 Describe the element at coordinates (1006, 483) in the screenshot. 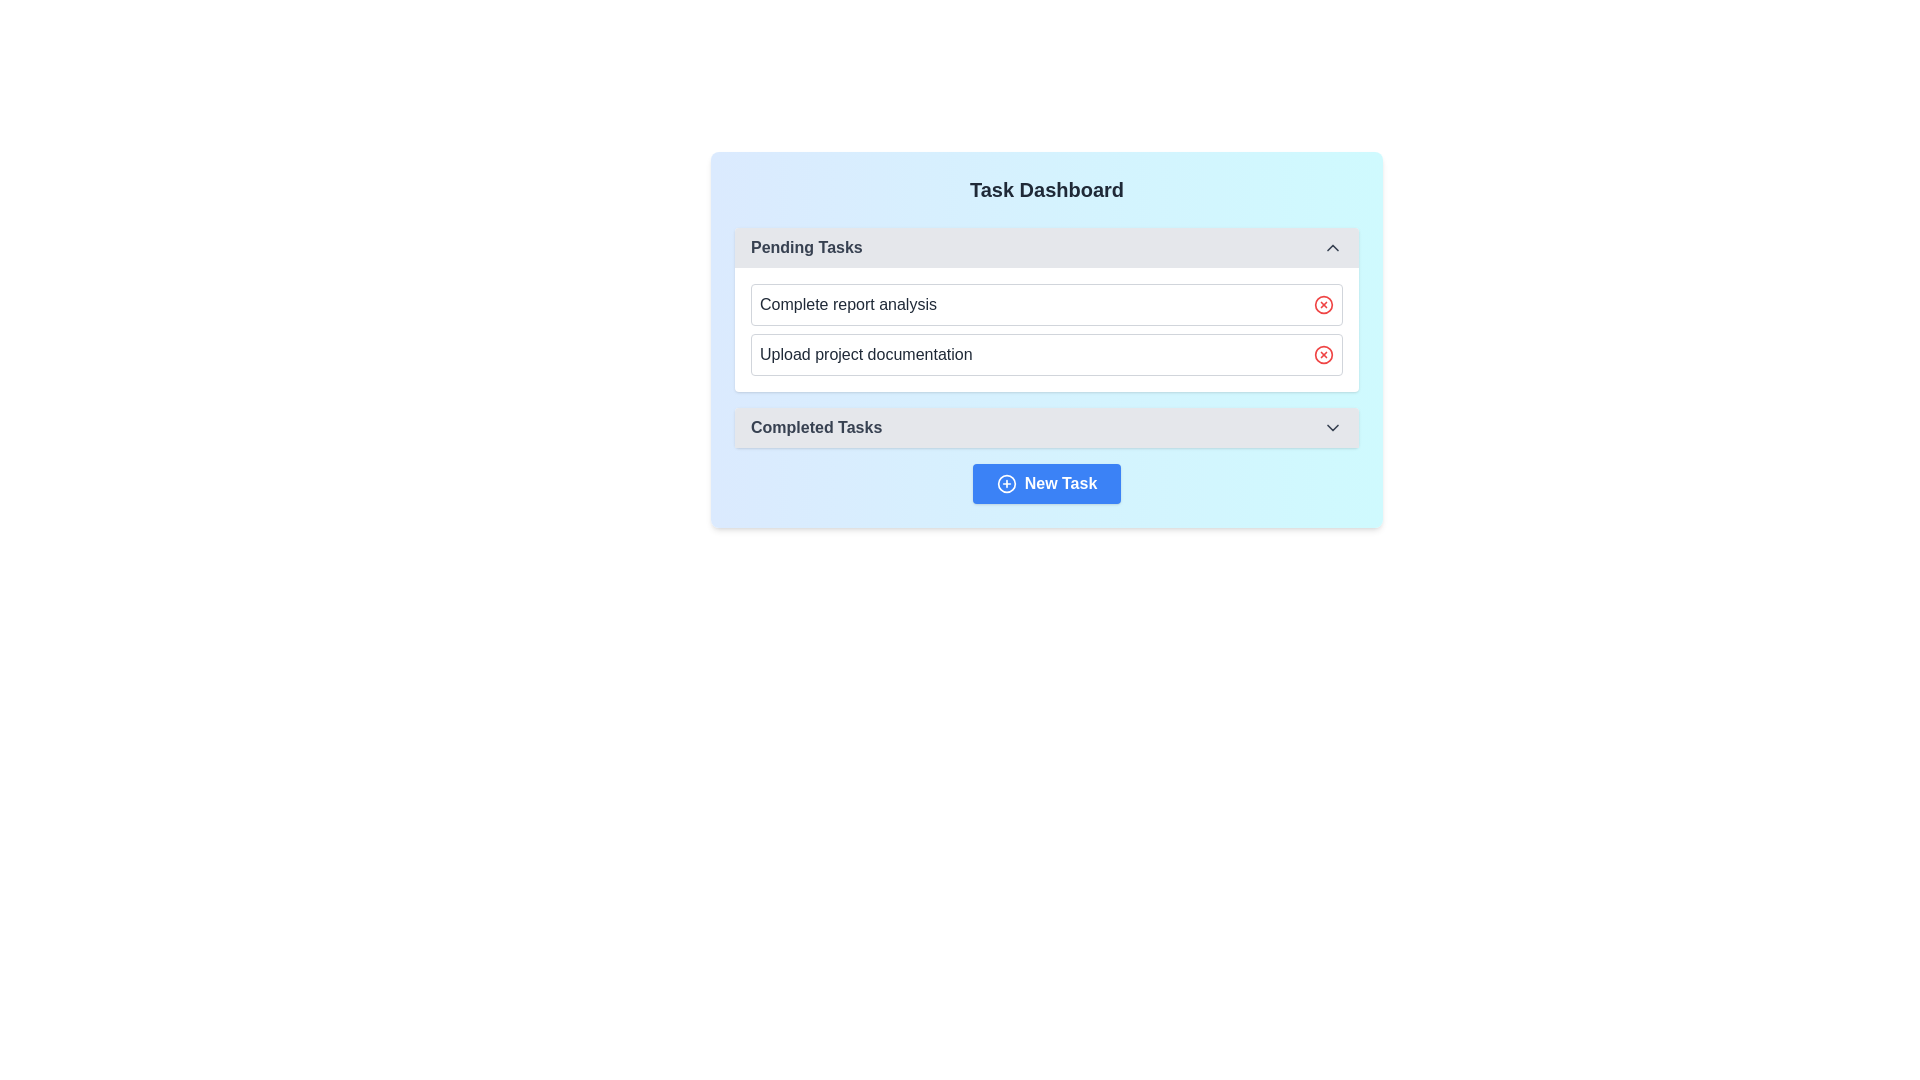

I see `the circular icon that serves as the enclosing shape for the '+' symbol within the 'New Task' button, located near the center bottom of the interface` at that location.